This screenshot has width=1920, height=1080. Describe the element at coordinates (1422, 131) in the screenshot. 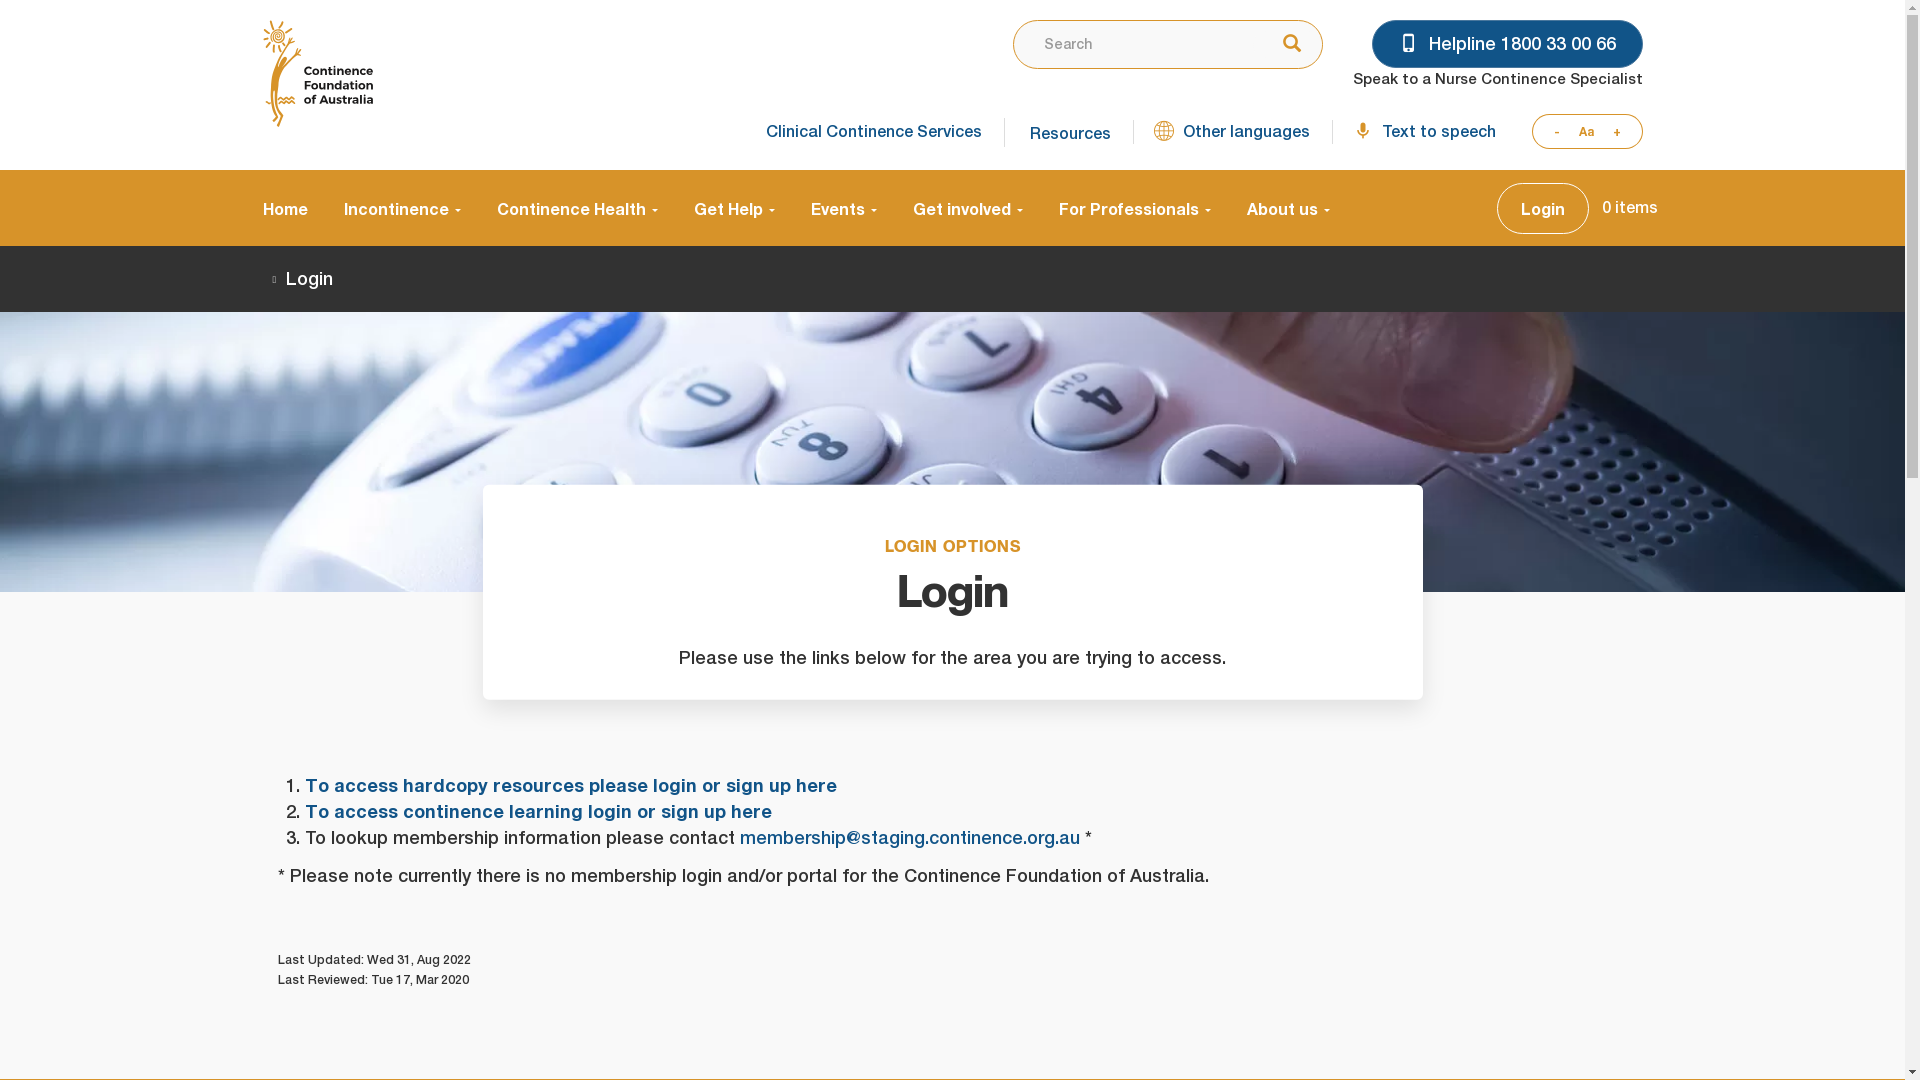

I see `'Text to speech'` at that location.